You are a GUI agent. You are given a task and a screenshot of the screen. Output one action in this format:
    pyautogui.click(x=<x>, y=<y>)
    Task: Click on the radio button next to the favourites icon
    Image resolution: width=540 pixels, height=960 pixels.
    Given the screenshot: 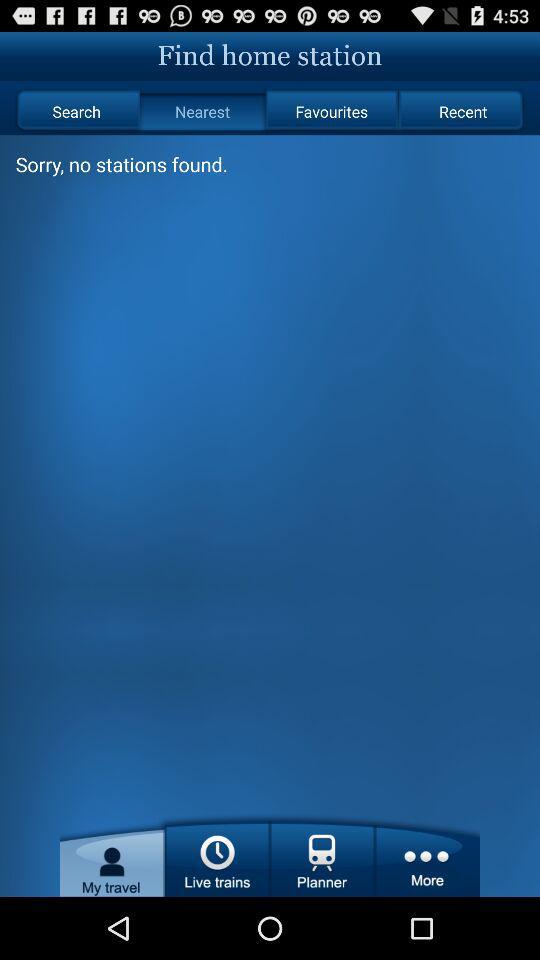 What is the action you would take?
    pyautogui.click(x=463, y=111)
    